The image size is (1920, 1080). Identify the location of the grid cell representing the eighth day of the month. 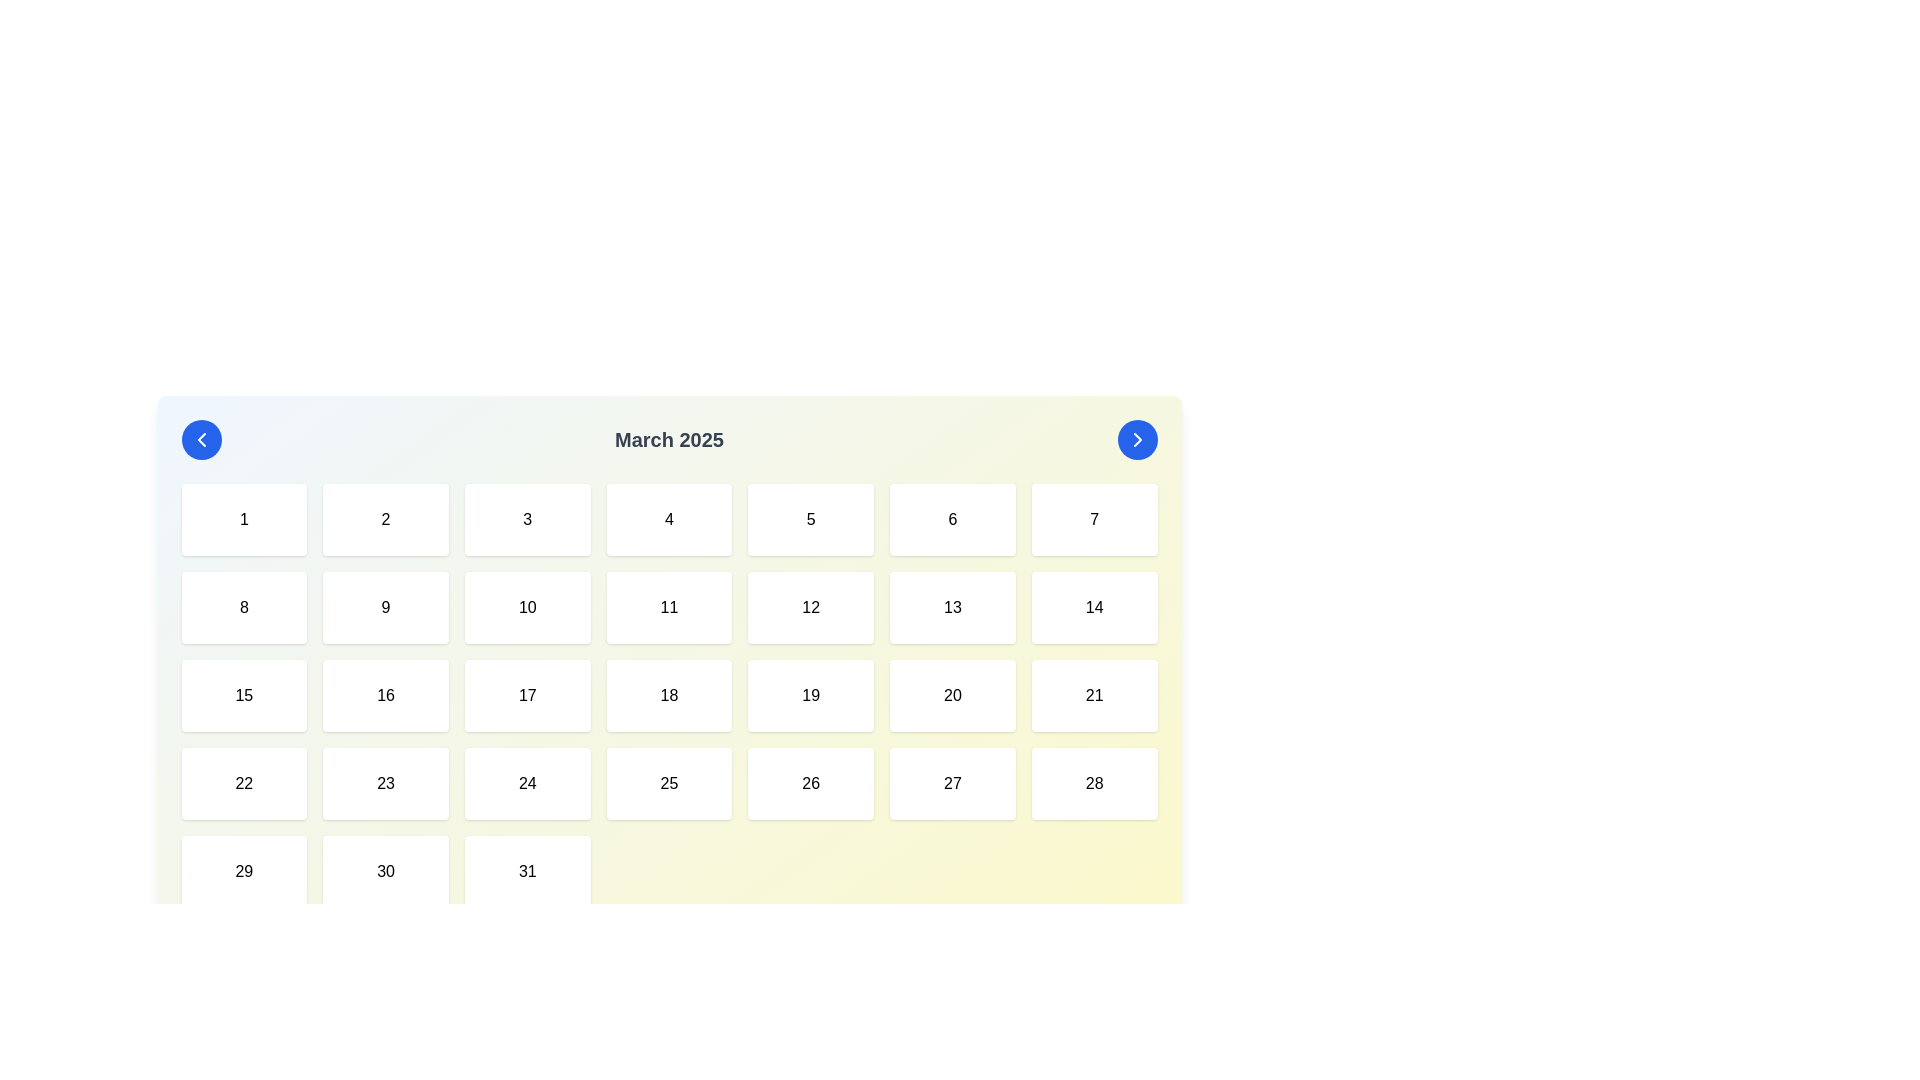
(243, 607).